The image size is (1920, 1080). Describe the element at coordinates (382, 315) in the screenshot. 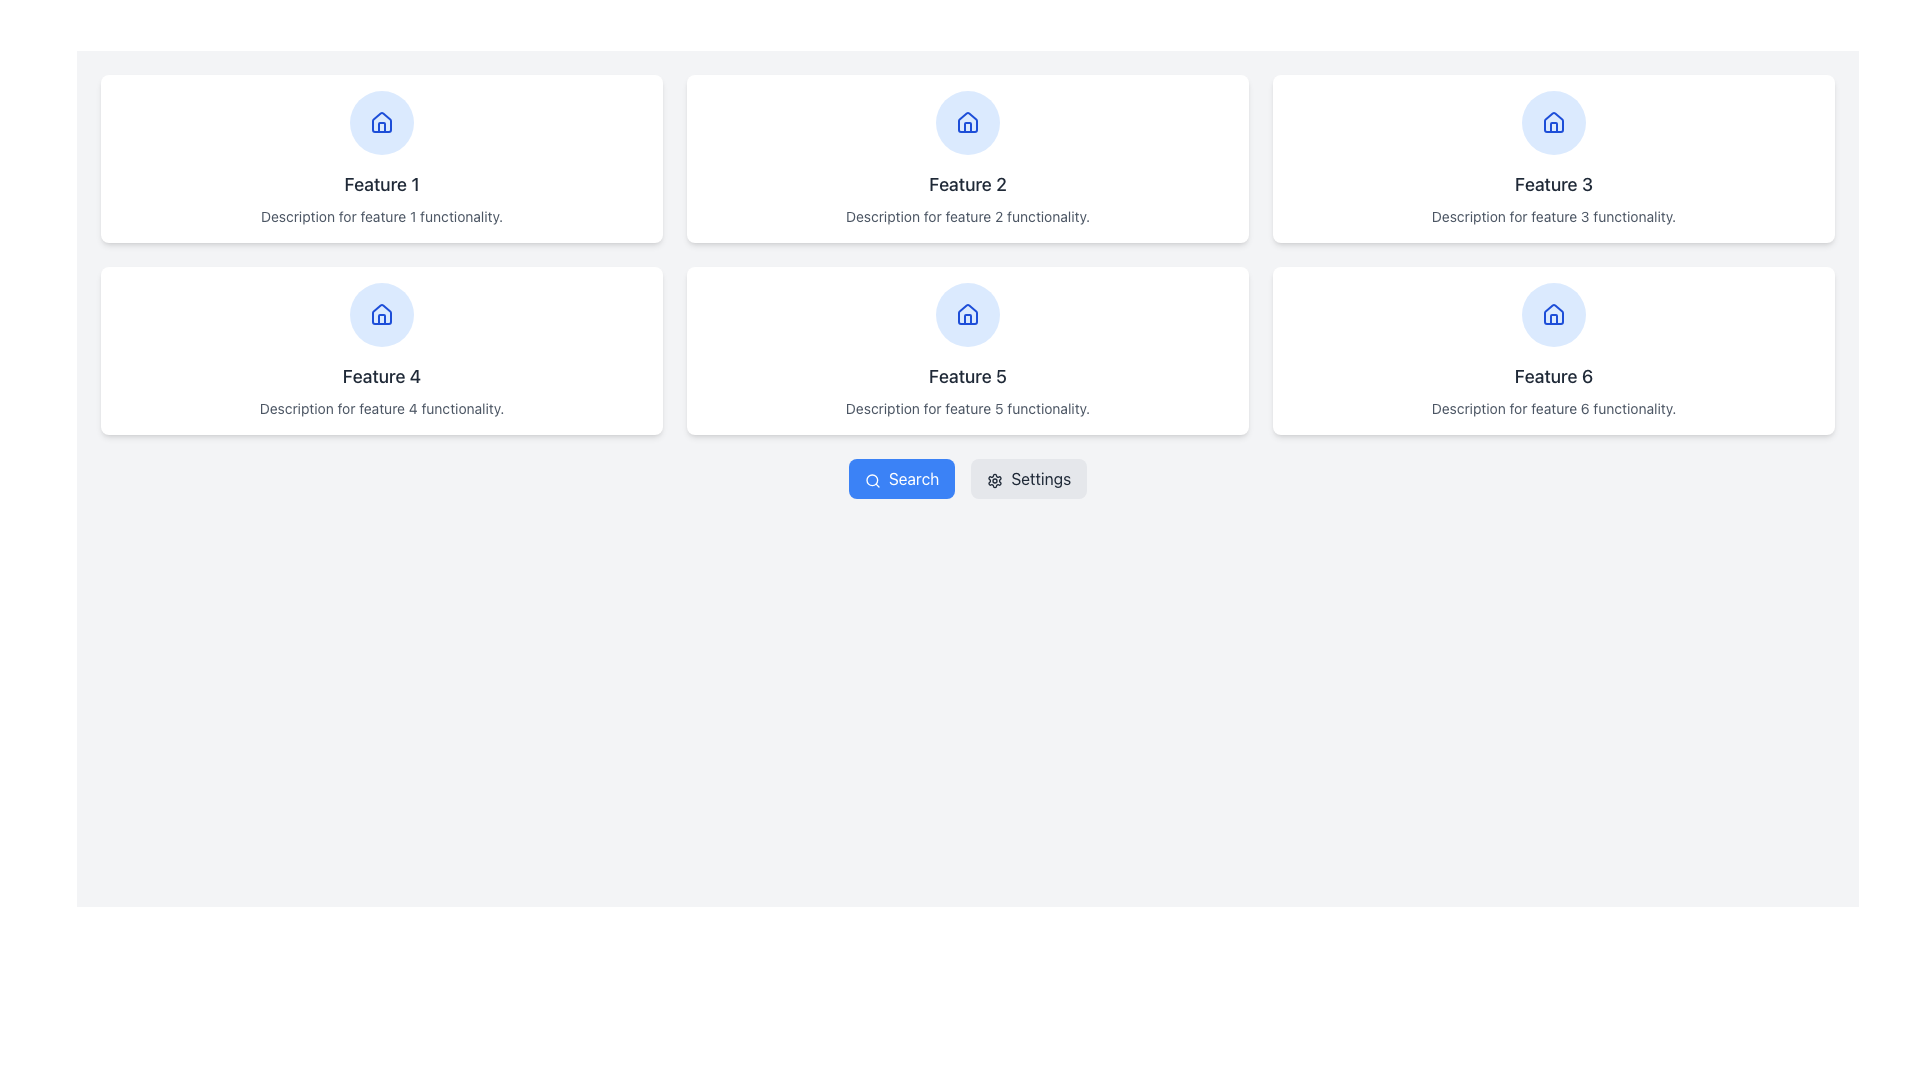

I see `the blue-outlined house-shaped icon with a circular light blue background located in the second row, first column of the grid layout` at that location.